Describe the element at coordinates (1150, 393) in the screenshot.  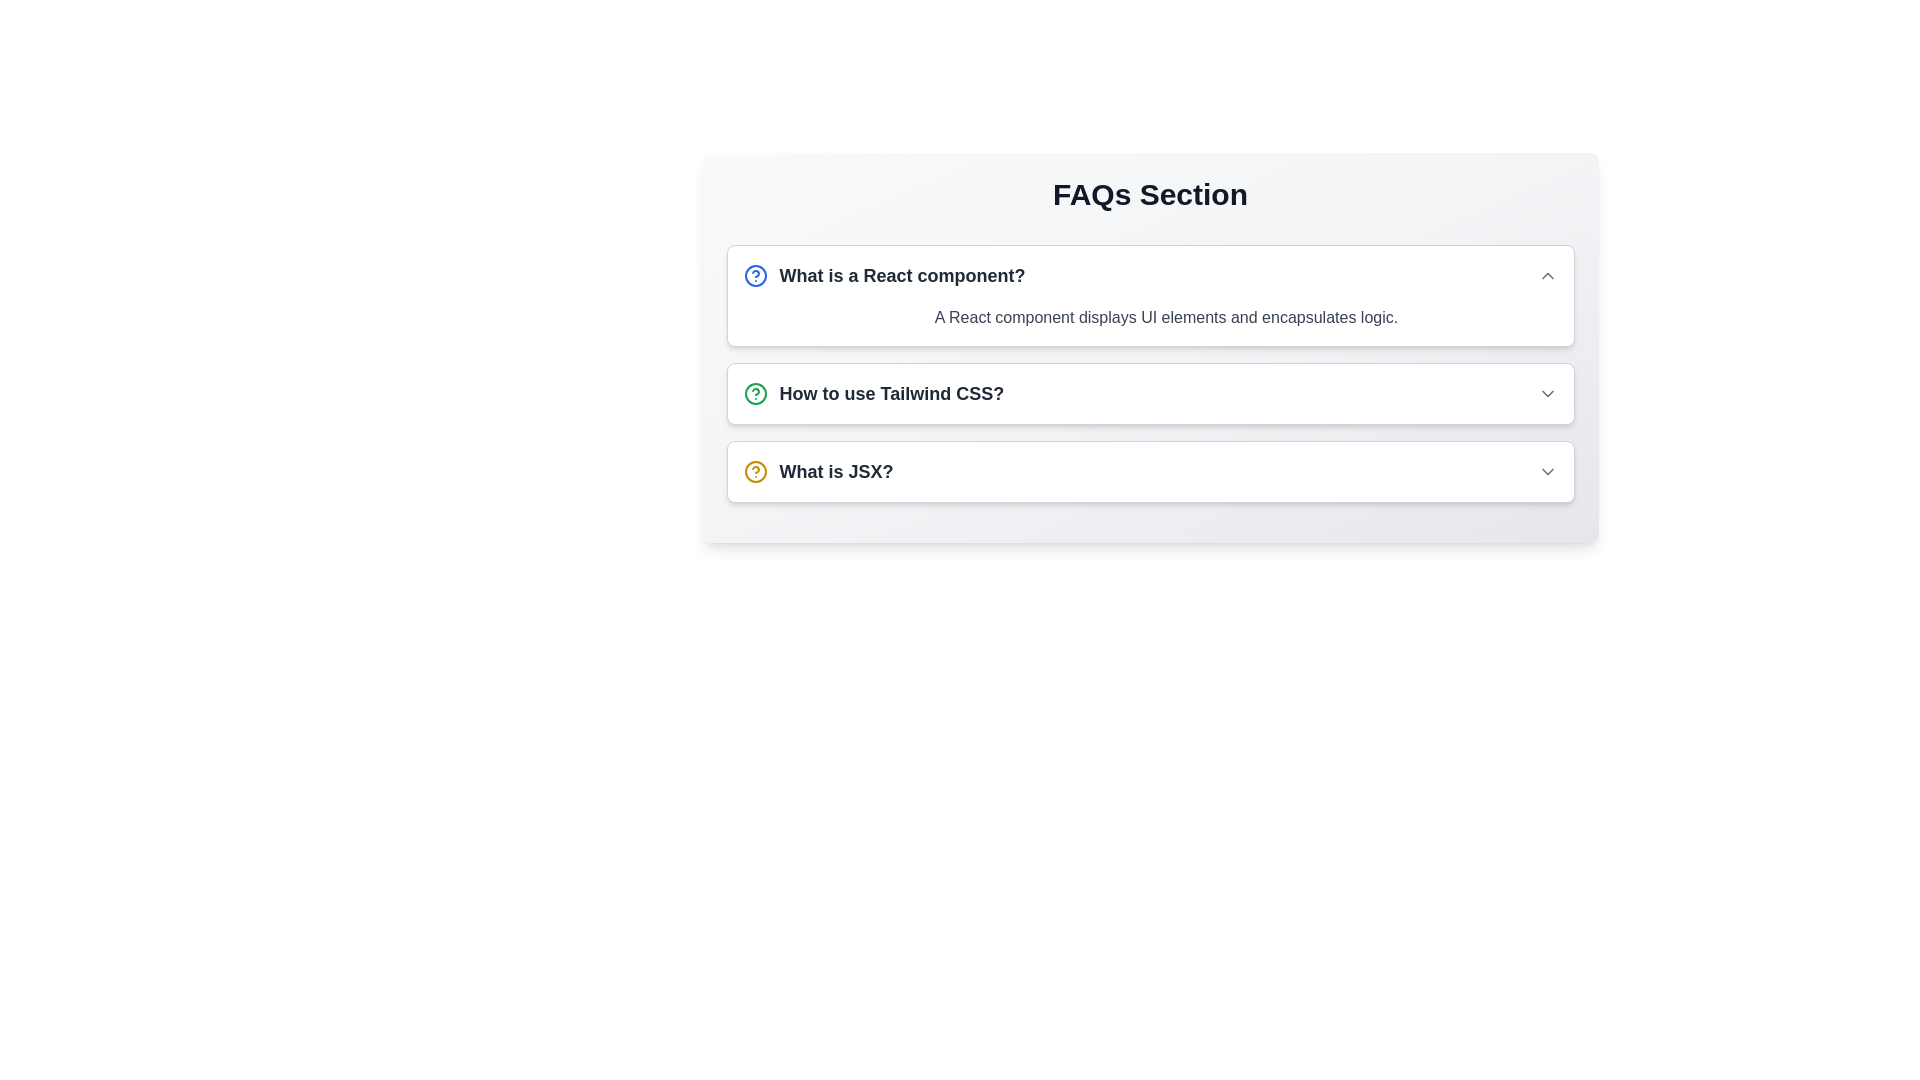
I see `the Collapsible FAQ item labeled 'How to use Tailwind CSS?'` at that location.